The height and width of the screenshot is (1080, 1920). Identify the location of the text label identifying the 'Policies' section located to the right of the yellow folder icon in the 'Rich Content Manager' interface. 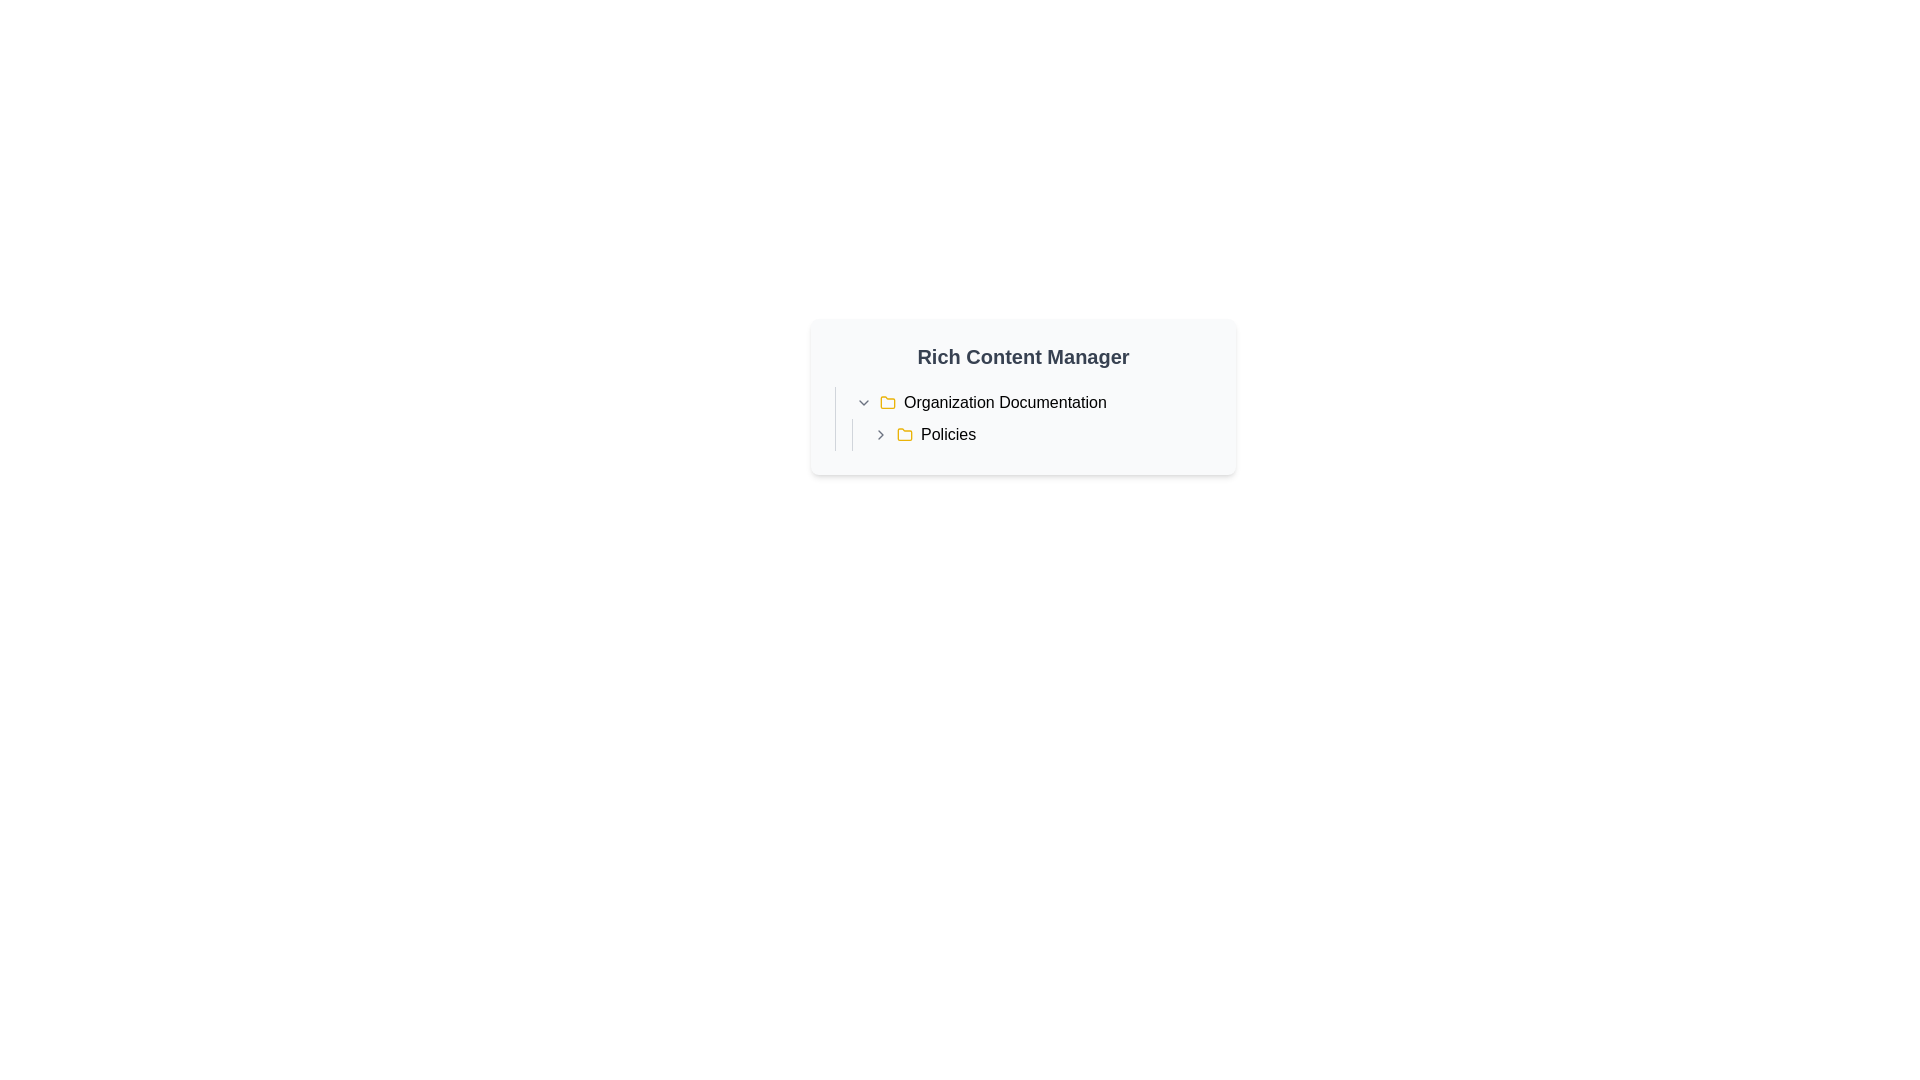
(947, 434).